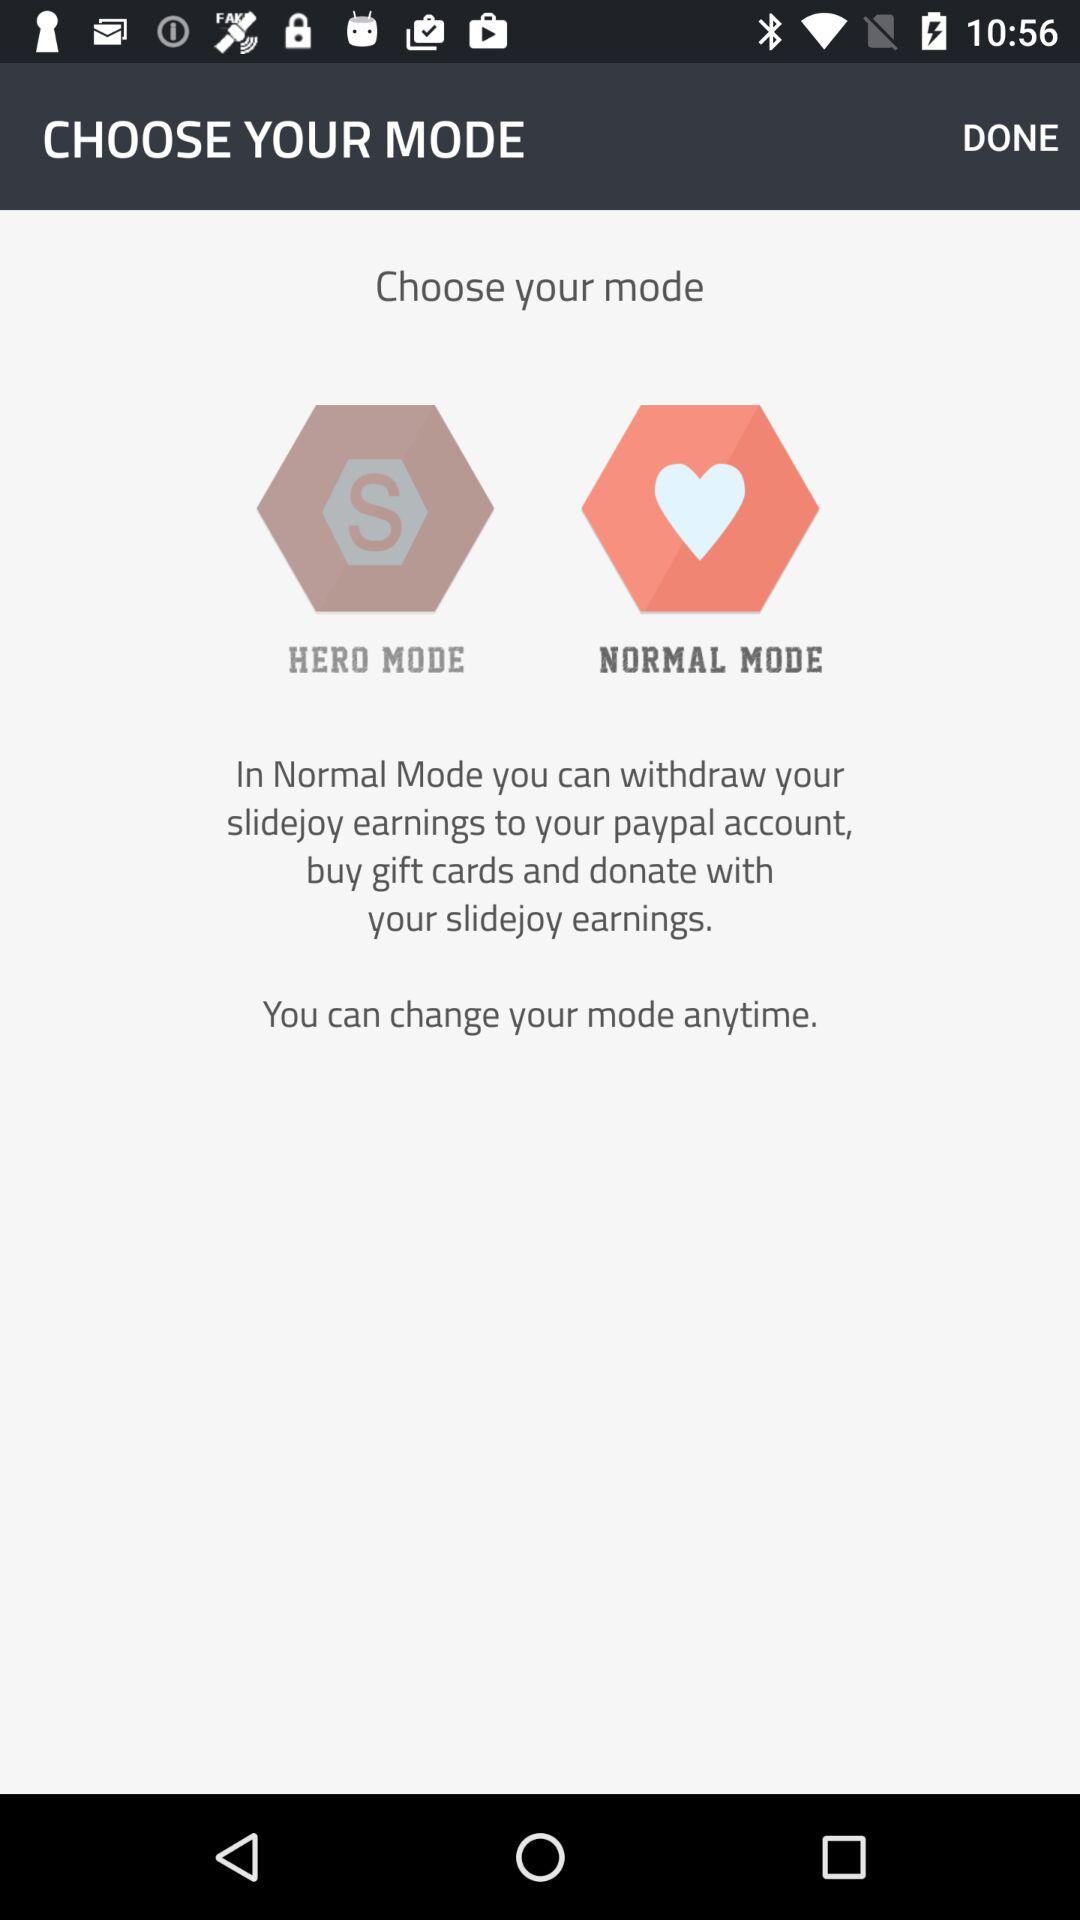 The width and height of the screenshot is (1080, 1920). Describe the element at coordinates (375, 538) in the screenshot. I see `item above the in normal mode item` at that location.